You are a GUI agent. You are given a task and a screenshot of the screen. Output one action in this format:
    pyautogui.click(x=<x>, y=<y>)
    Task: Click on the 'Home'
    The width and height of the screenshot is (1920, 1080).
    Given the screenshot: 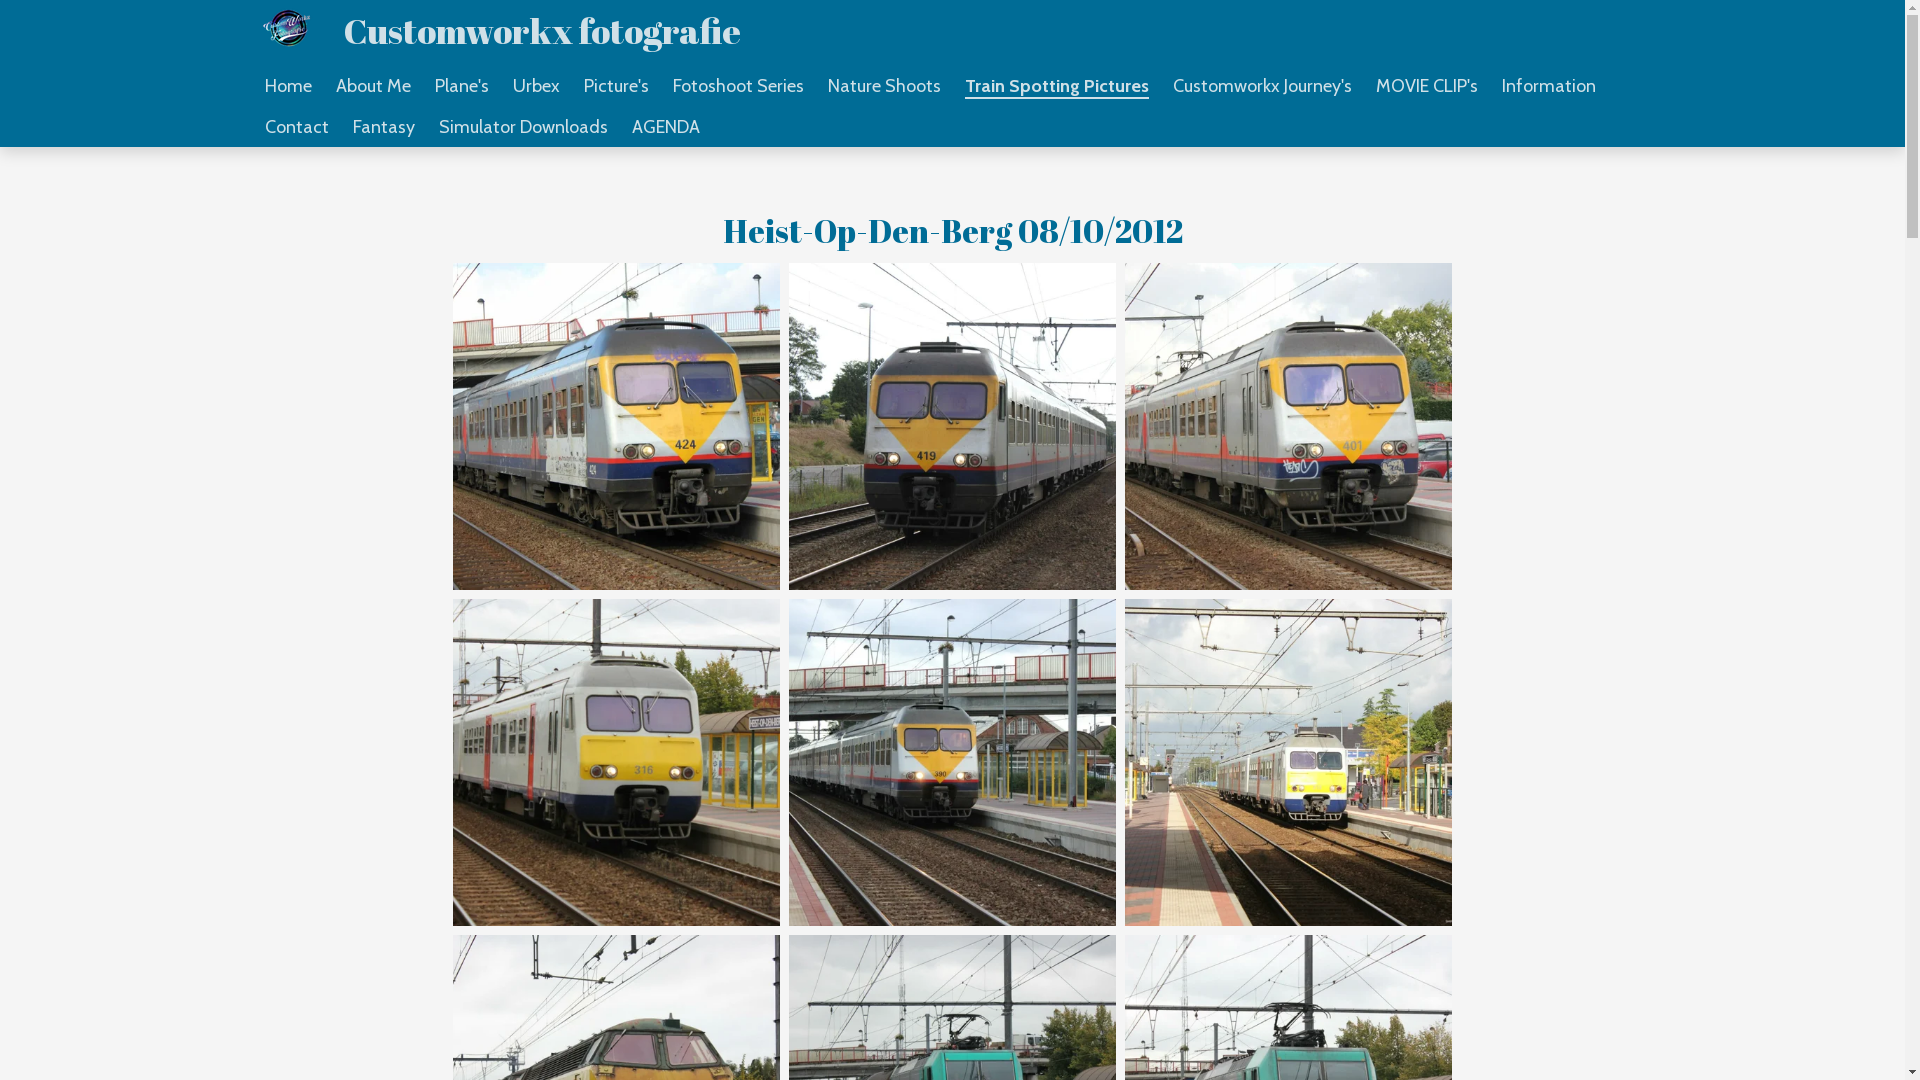 What is the action you would take?
    pyautogui.click(x=286, y=84)
    